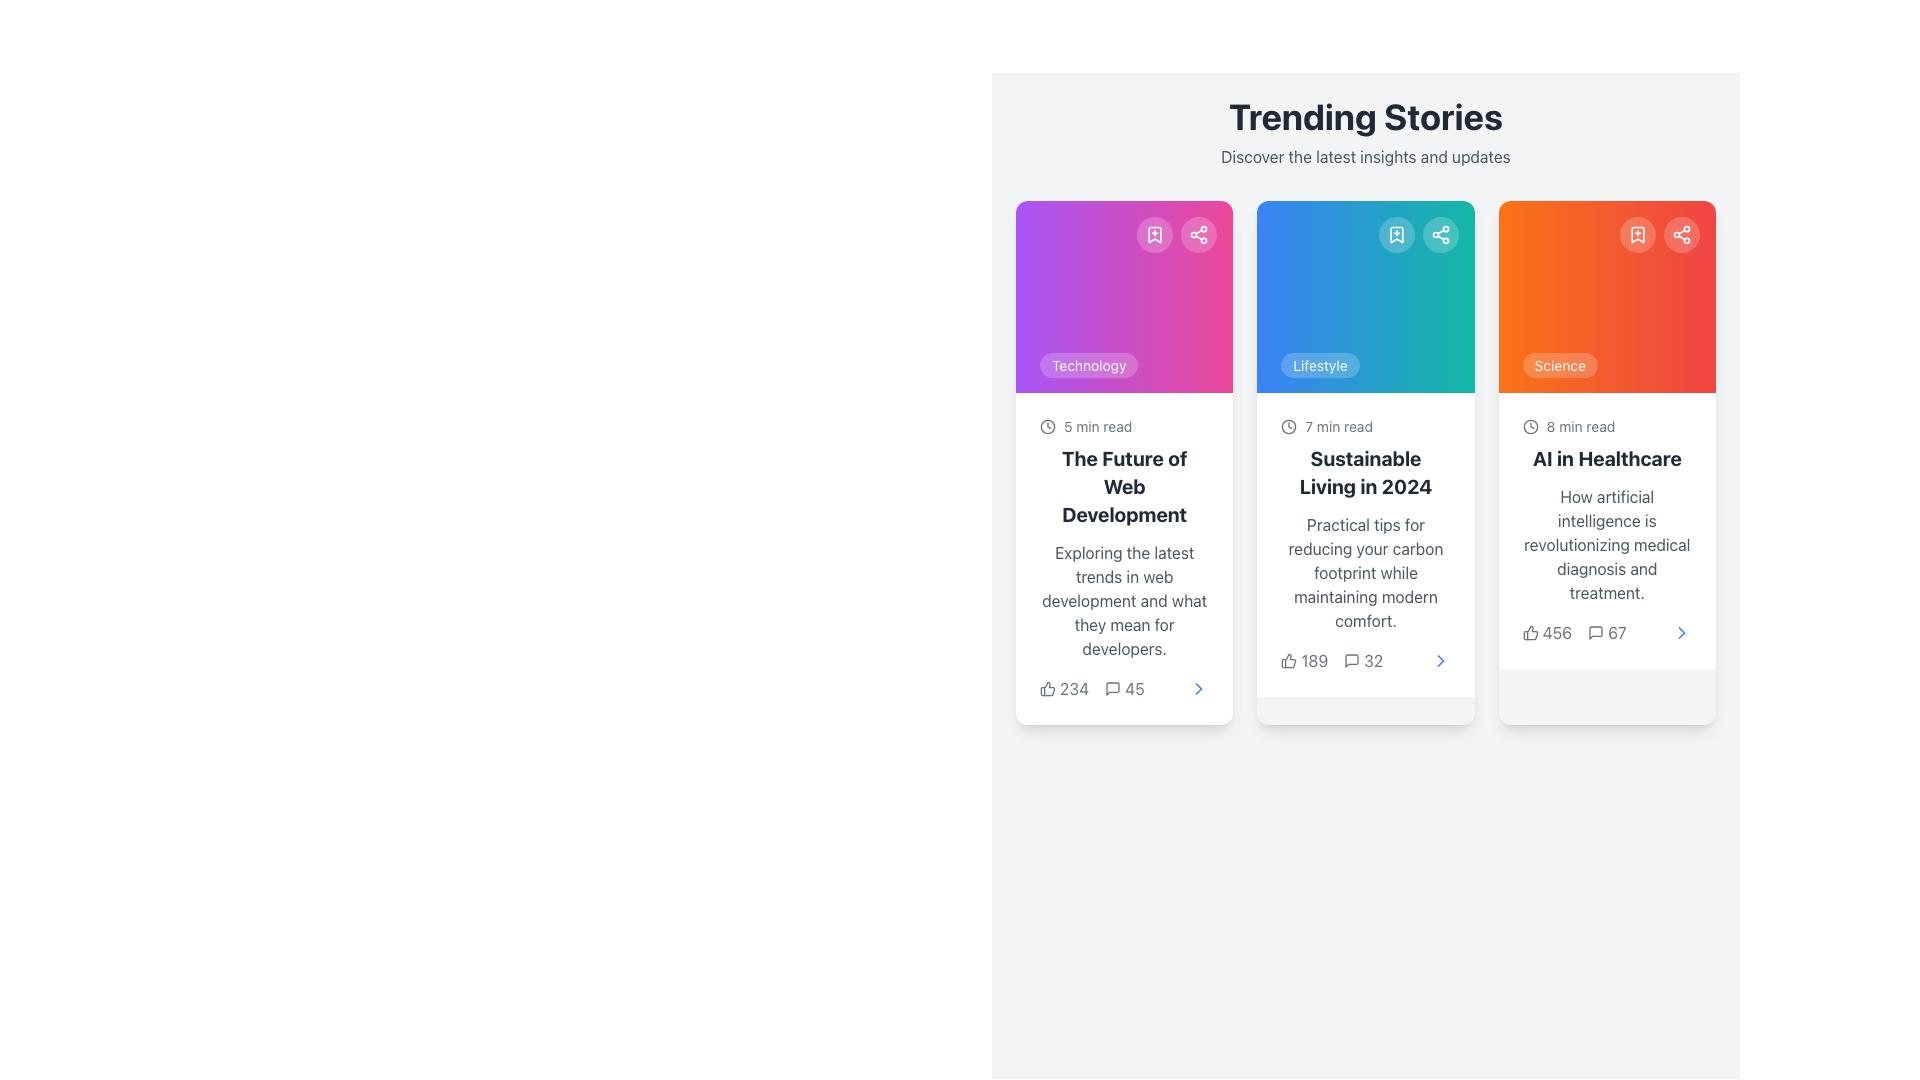 The image size is (1920, 1080). I want to click on the bookmark icon button located at the top-right corner of the first card in the 'Trending Stories' section to bookmark the story, so click(1155, 234).